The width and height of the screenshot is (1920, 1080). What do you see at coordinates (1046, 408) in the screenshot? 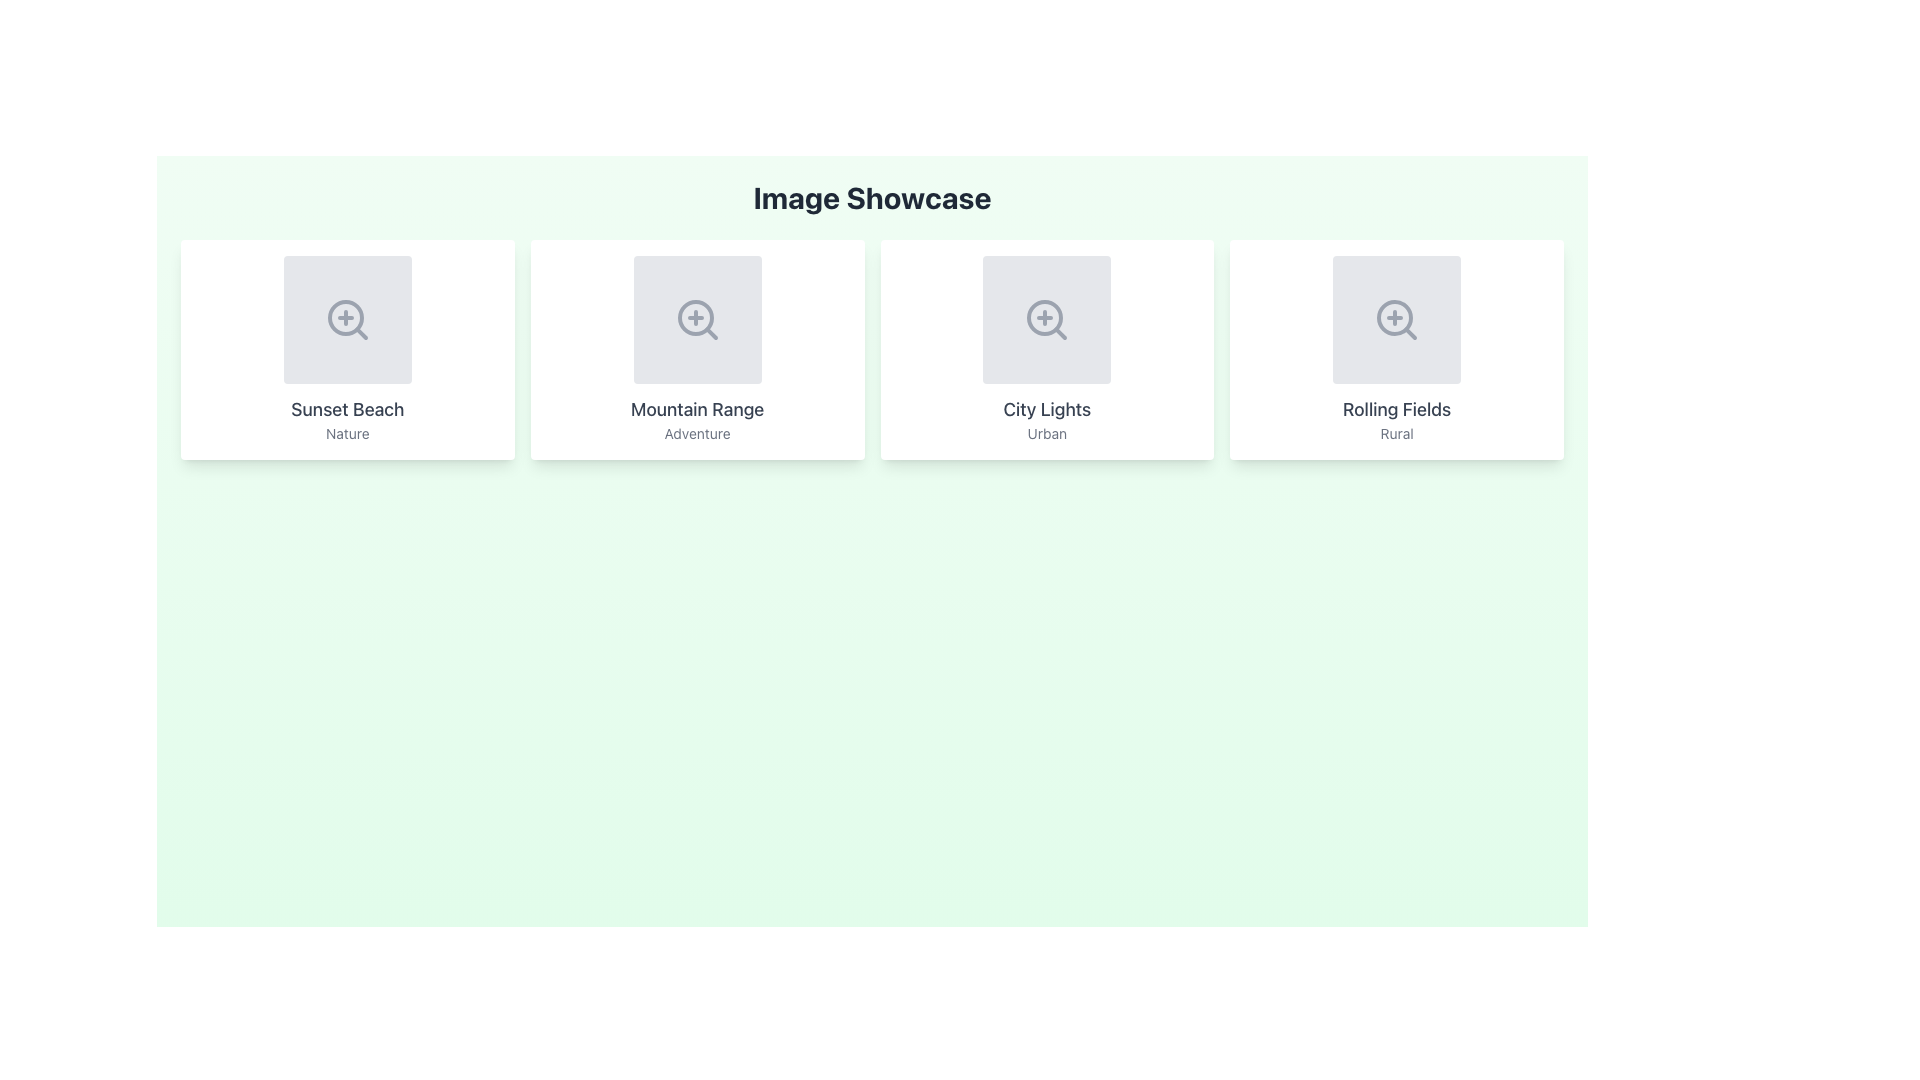
I see `the 'City Lights' text label, which is styled in medium gray and located centrally in the third box from the left, above the 'Urban' text and below an image placeholder` at bounding box center [1046, 408].